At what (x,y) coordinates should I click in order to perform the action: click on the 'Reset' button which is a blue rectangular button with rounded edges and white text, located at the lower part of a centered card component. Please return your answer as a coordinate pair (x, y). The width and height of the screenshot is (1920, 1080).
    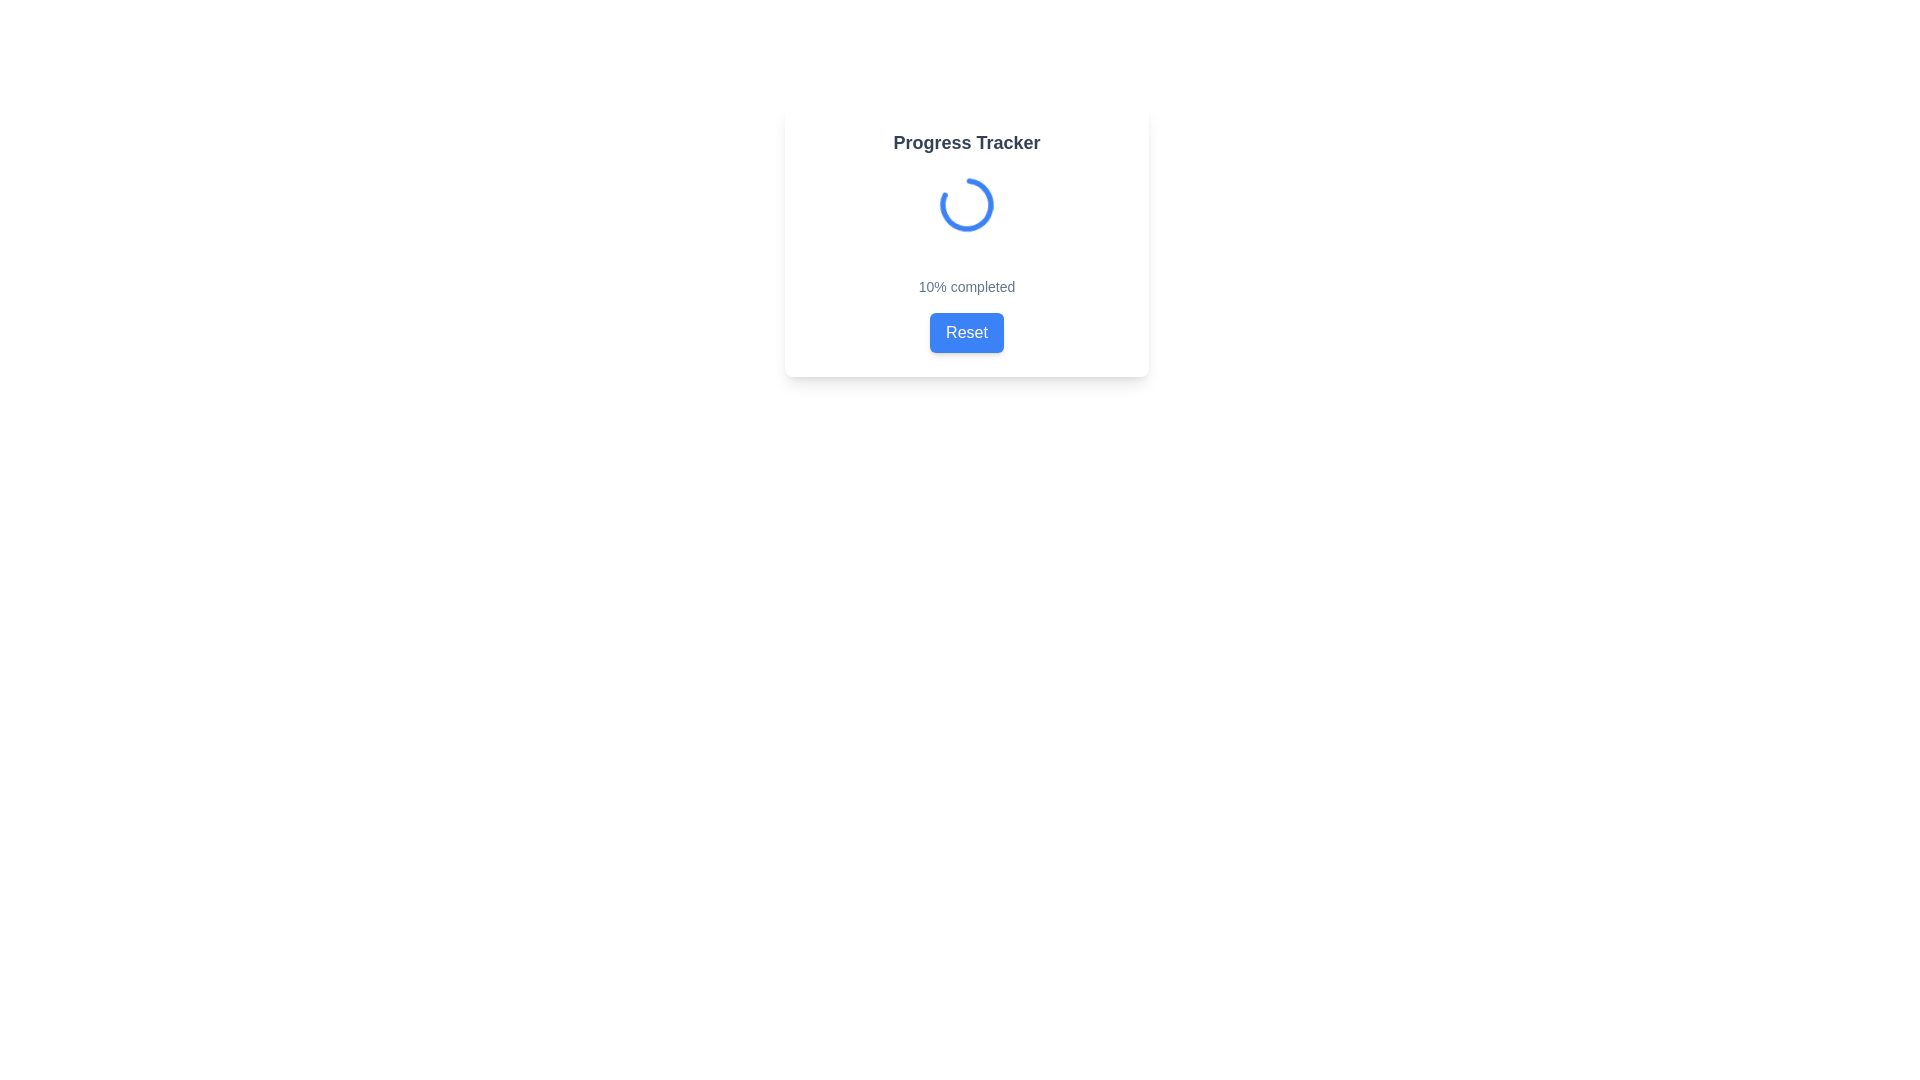
    Looking at the image, I should click on (966, 331).